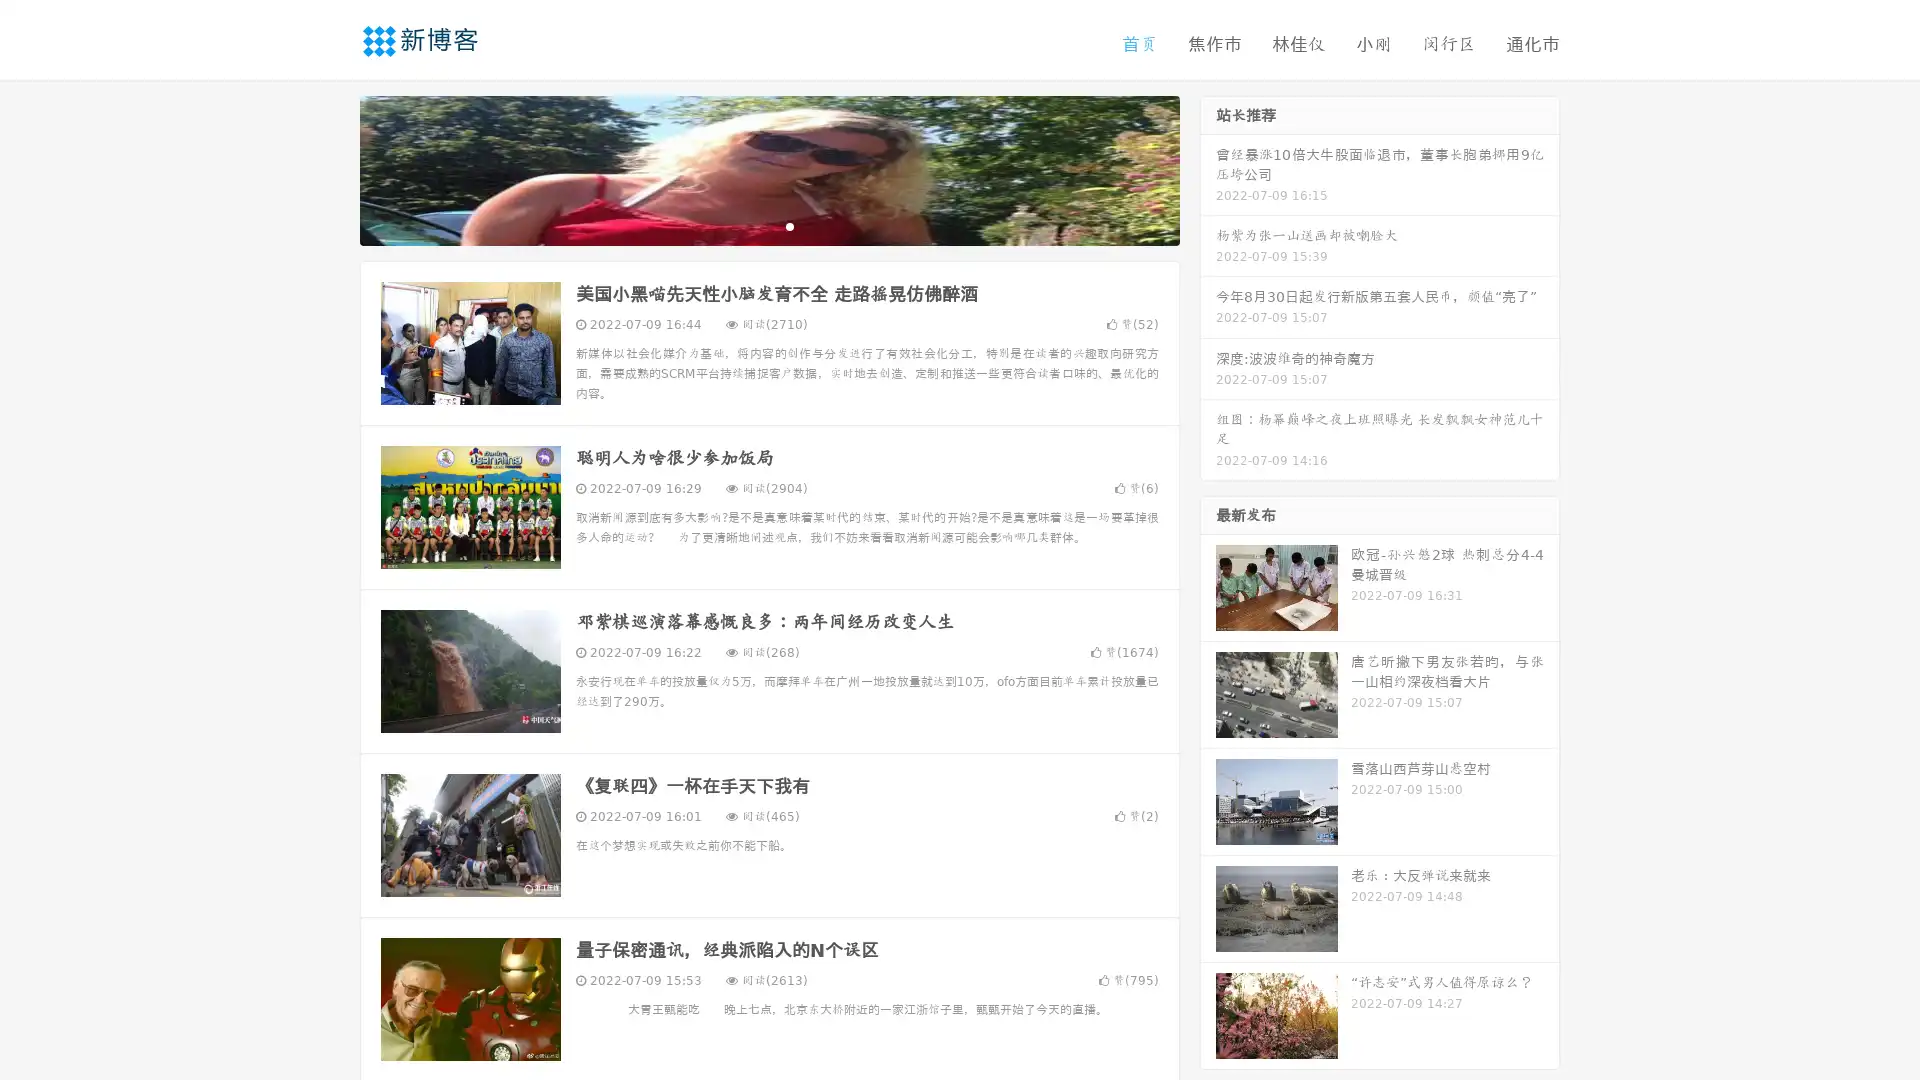 Image resolution: width=1920 pixels, height=1080 pixels. What do you see at coordinates (789, 225) in the screenshot?
I see `Go to slide 3` at bounding box center [789, 225].